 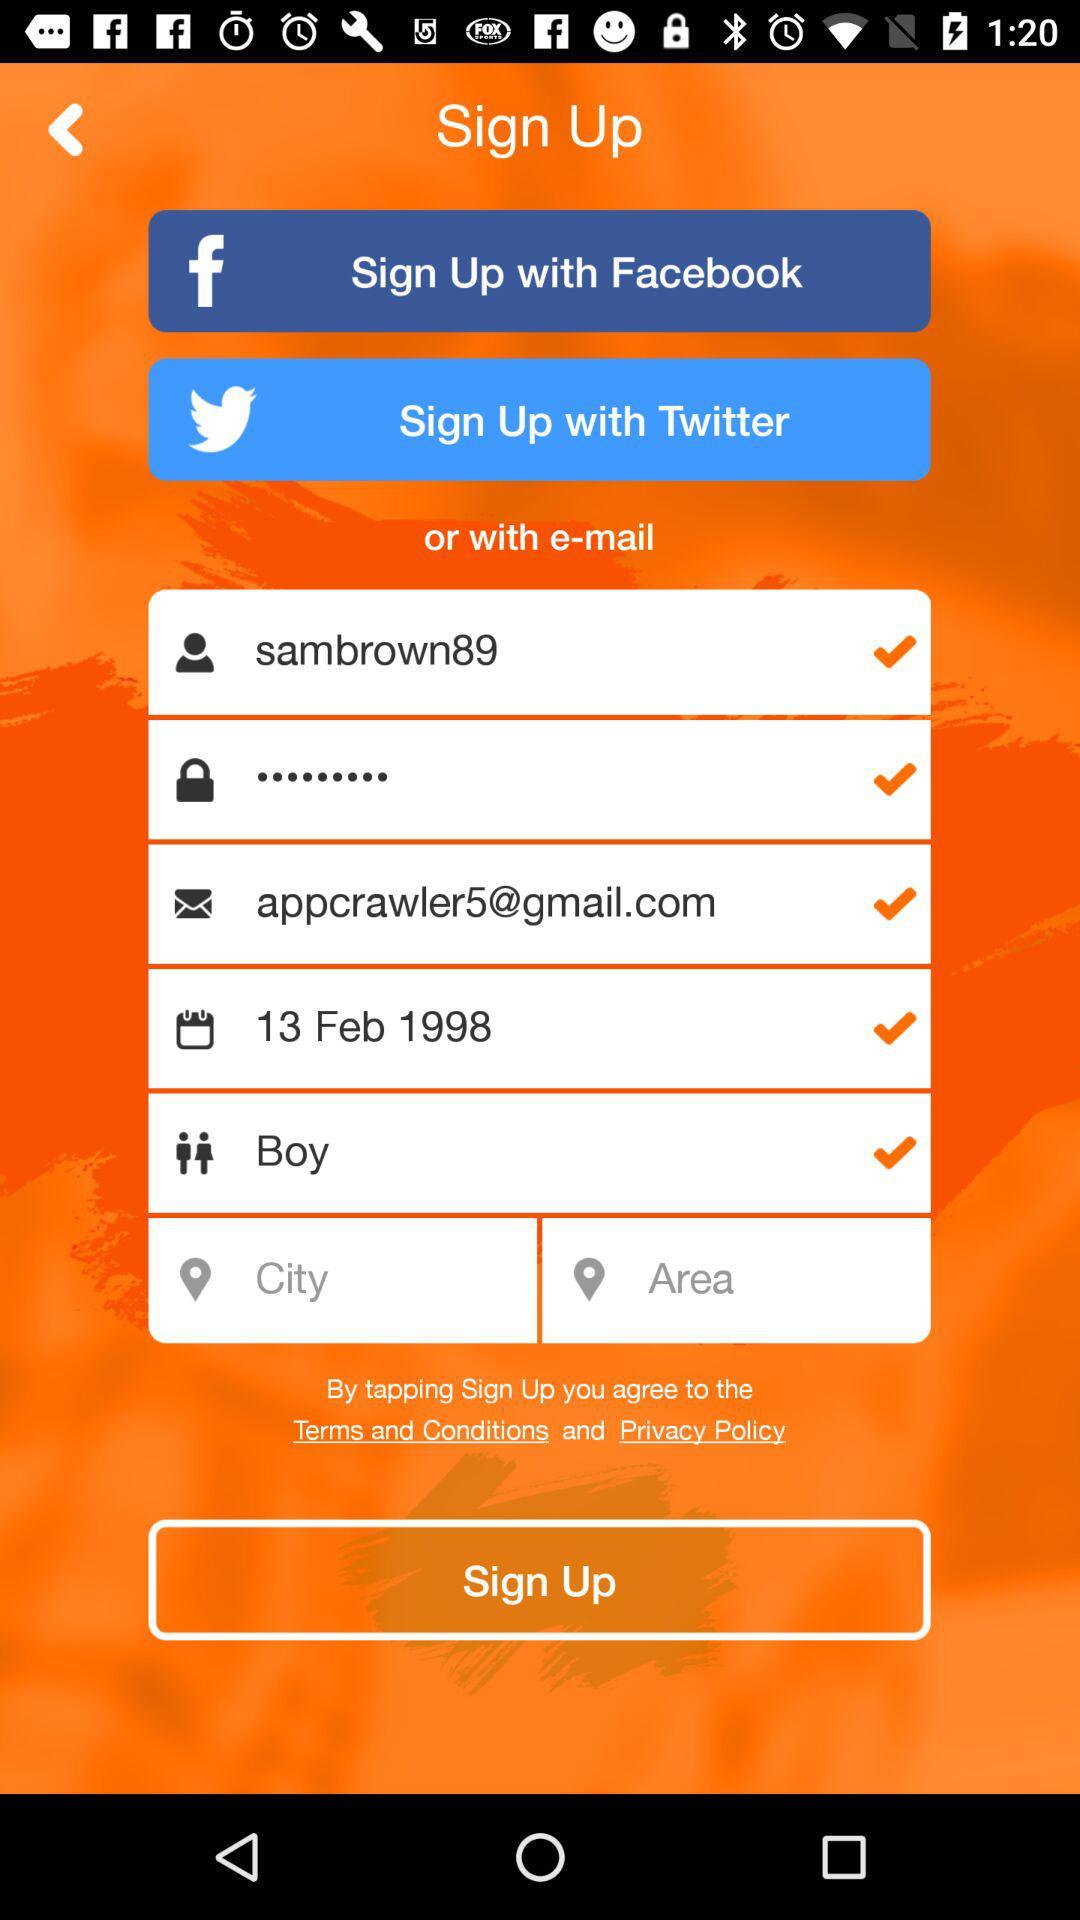 What do you see at coordinates (548, 903) in the screenshot?
I see `appcrawler5@gmail.com` at bounding box center [548, 903].